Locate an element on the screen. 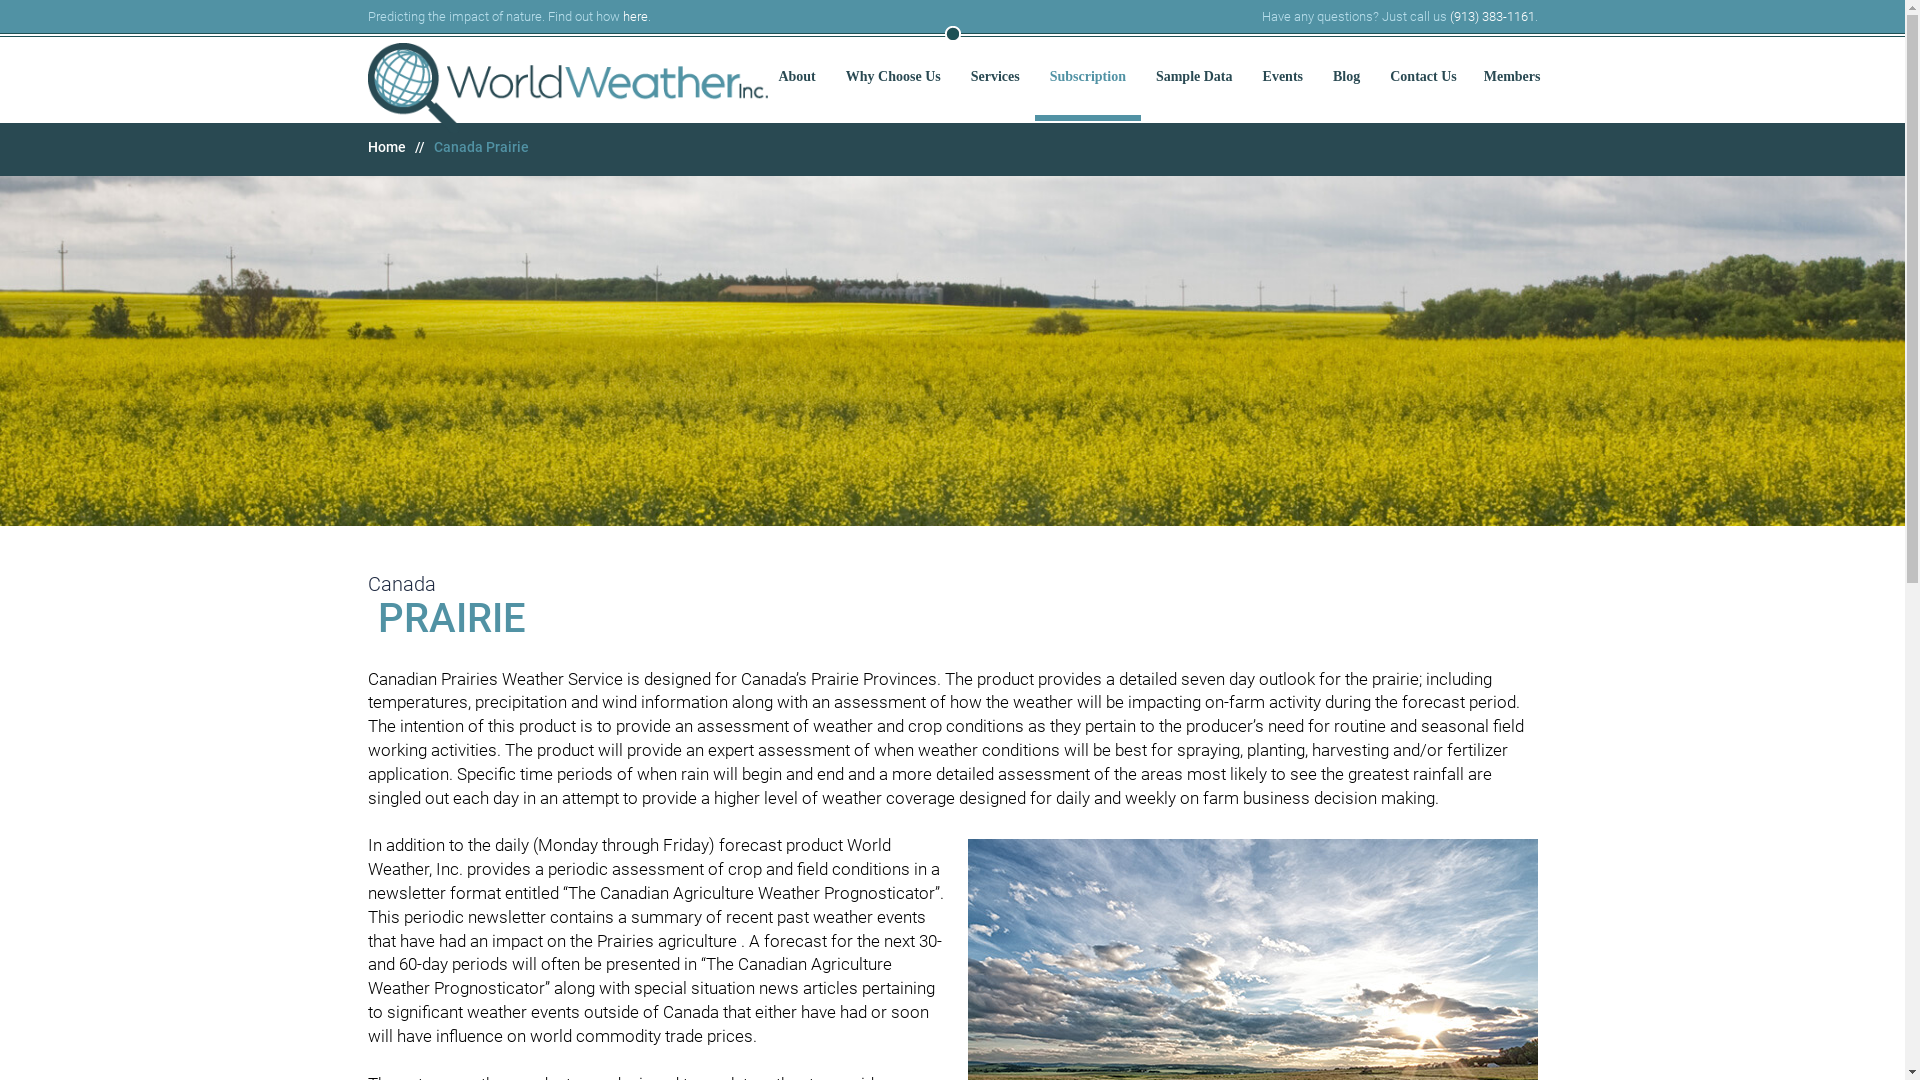 Image resolution: width=1920 pixels, height=1080 pixels. 'Blog' is located at coordinates (1318, 75).